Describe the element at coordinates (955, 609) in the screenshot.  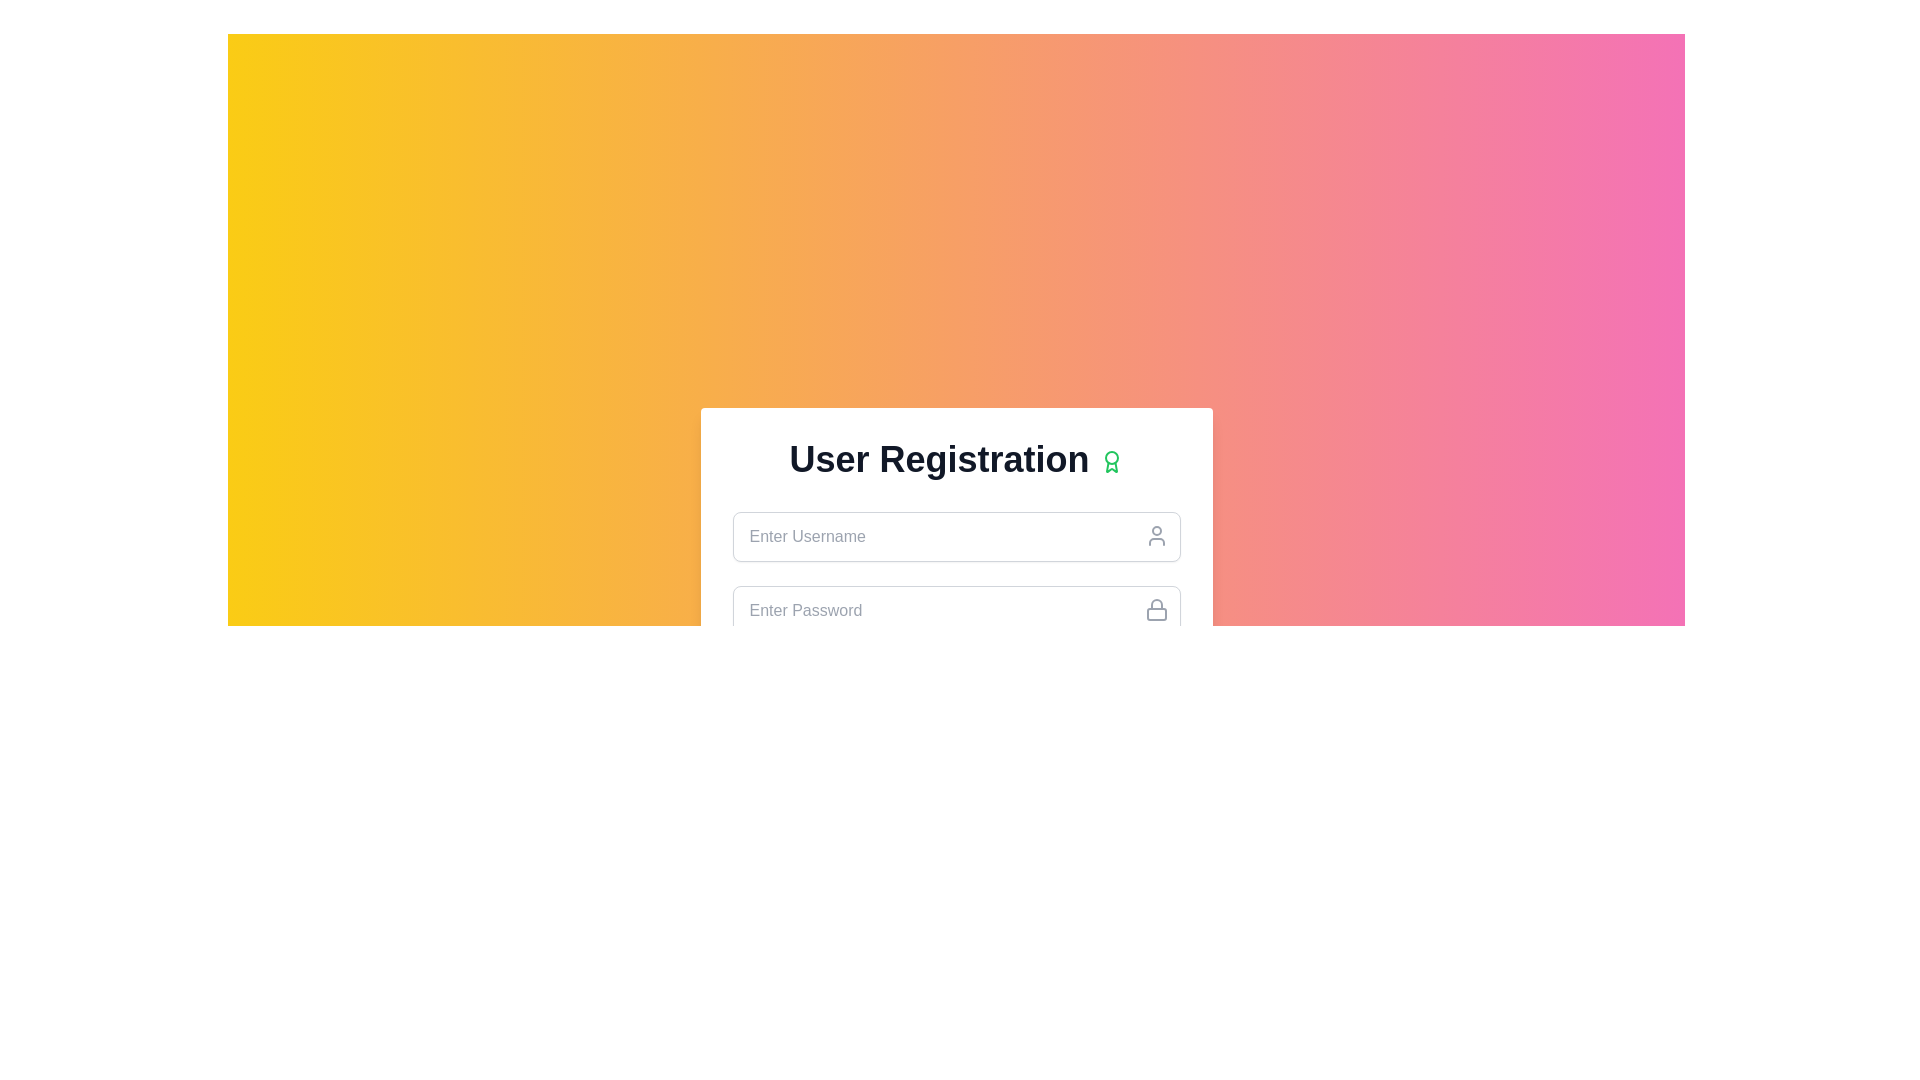
I see `the password input field located centrally under the 'User Registration' form` at that location.